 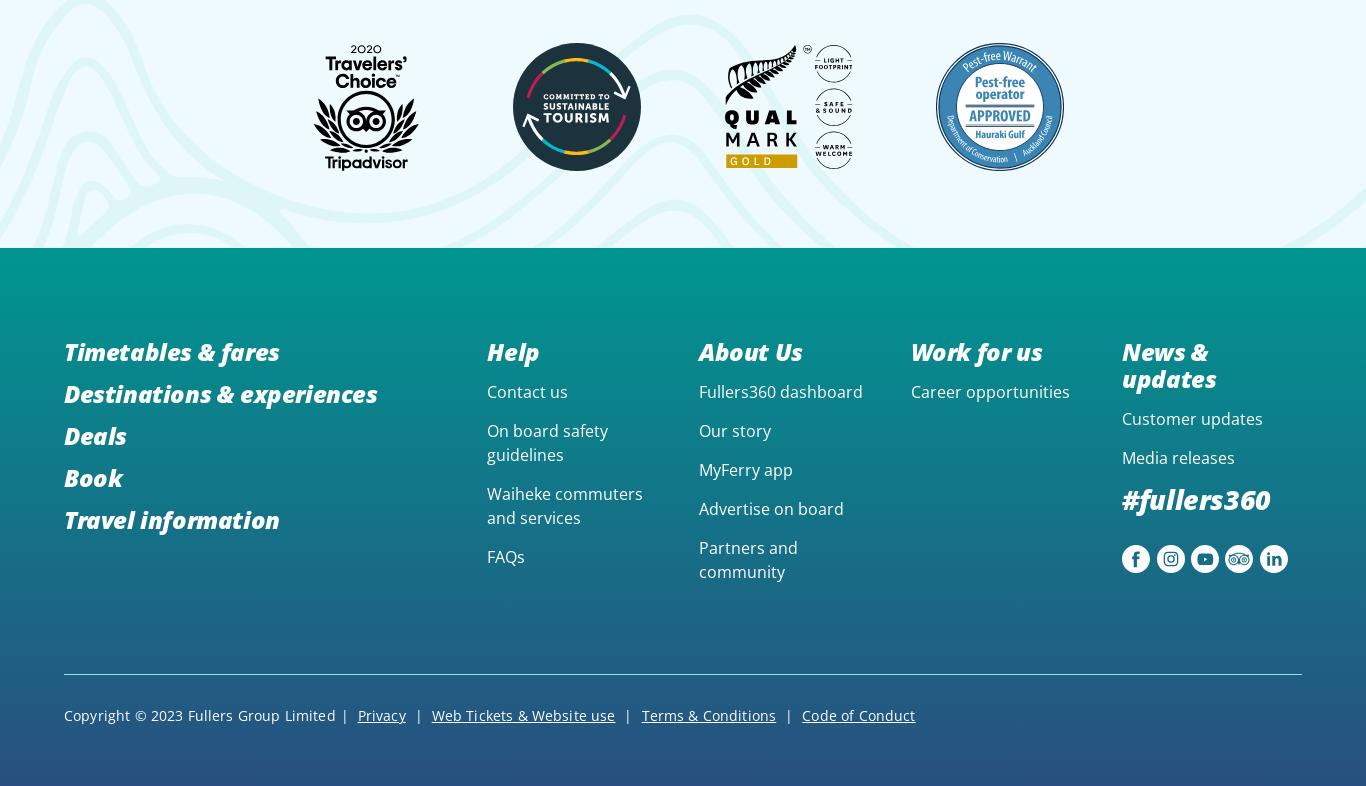 What do you see at coordinates (708, 715) in the screenshot?
I see `'Terms & Conditions'` at bounding box center [708, 715].